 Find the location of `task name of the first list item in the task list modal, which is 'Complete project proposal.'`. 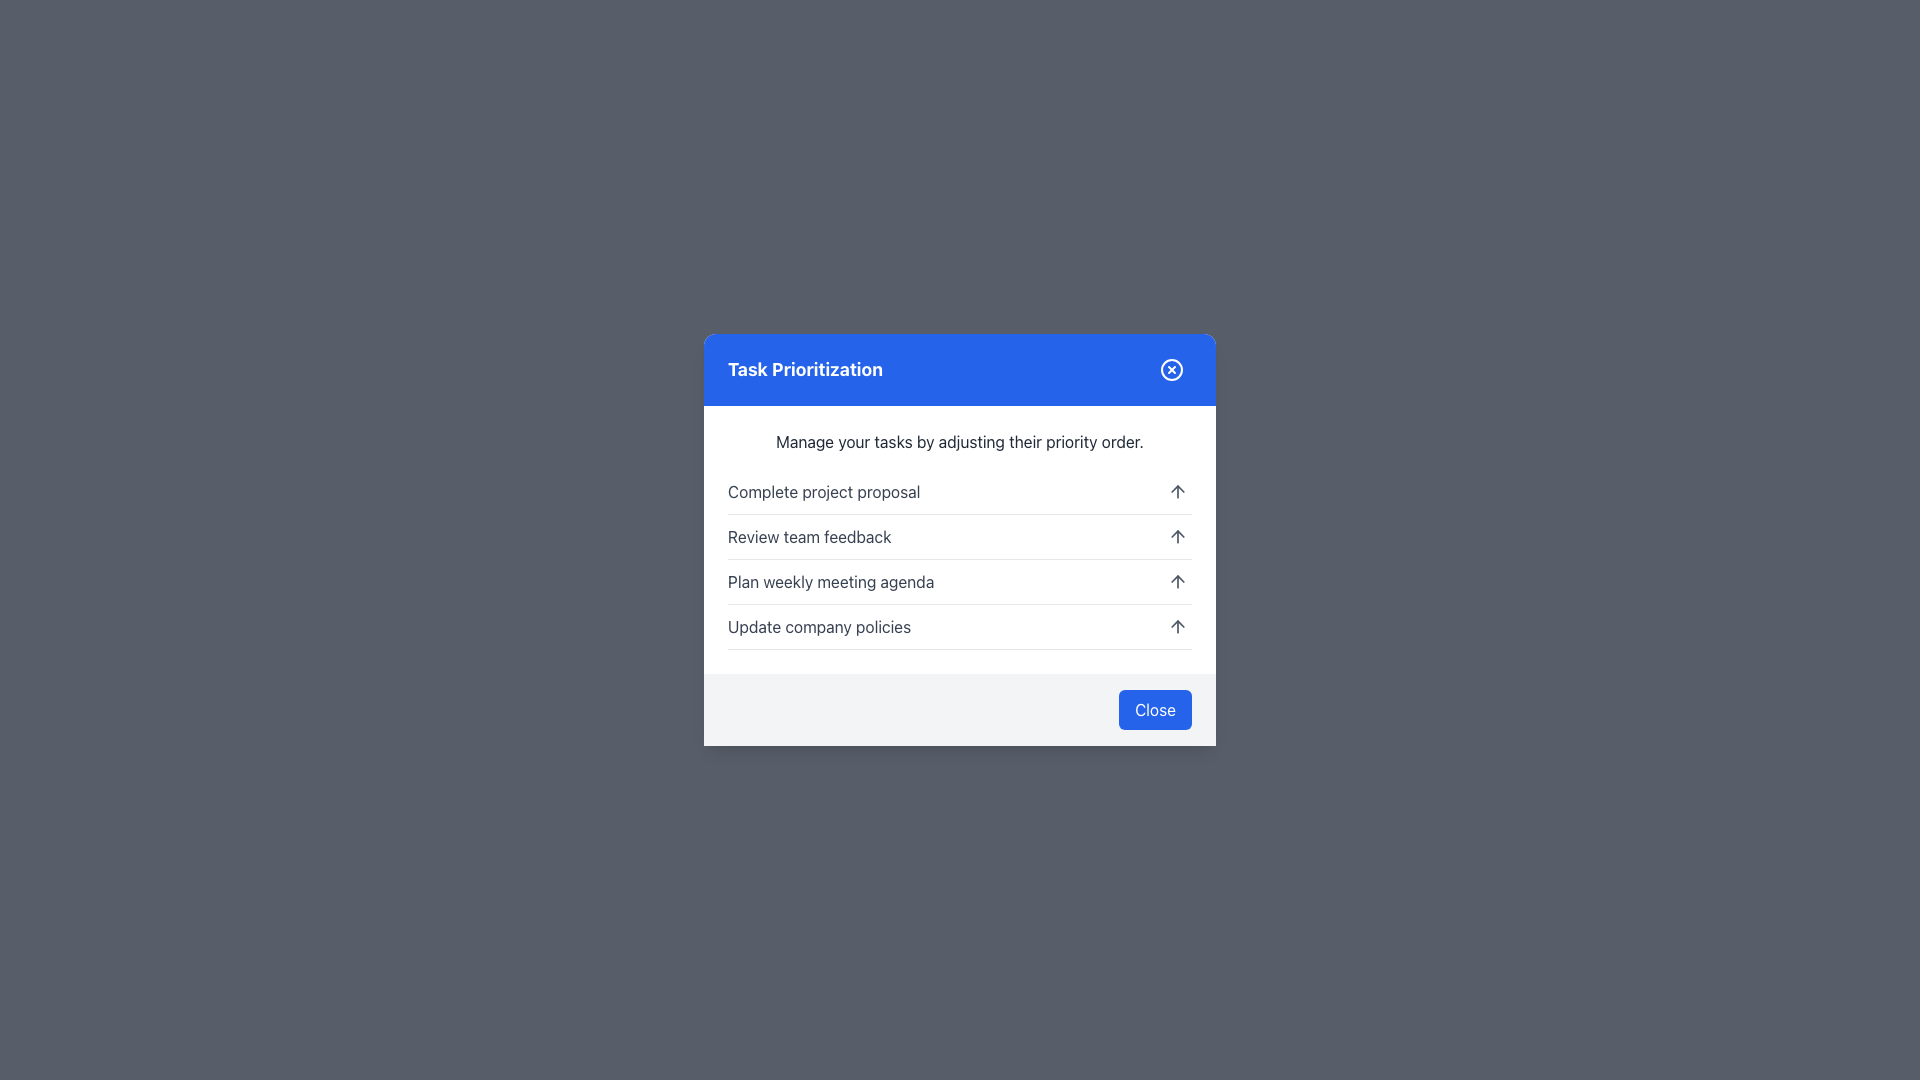

task name of the first list item in the task list modal, which is 'Complete project proposal.' is located at coordinates (960, 492).